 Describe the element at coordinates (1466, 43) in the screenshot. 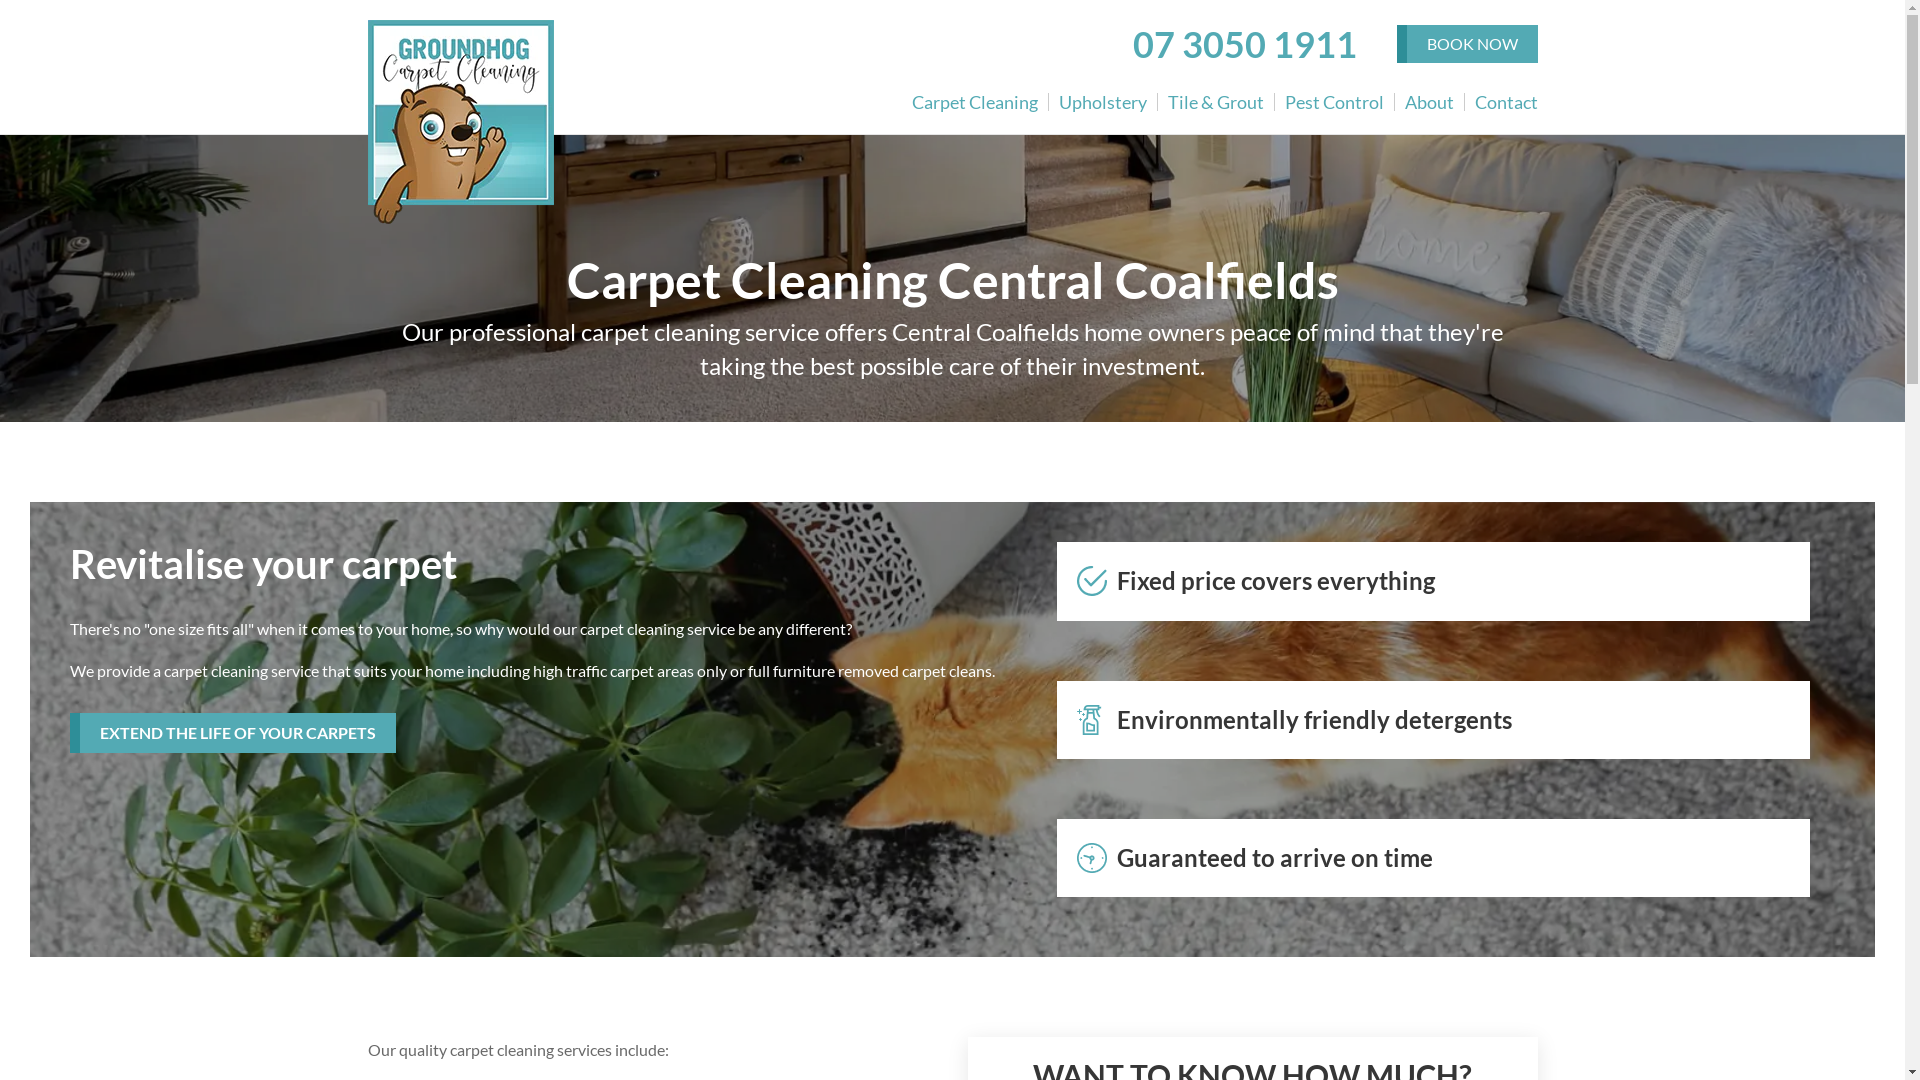

I see `'BOOK NOW'` at that location.